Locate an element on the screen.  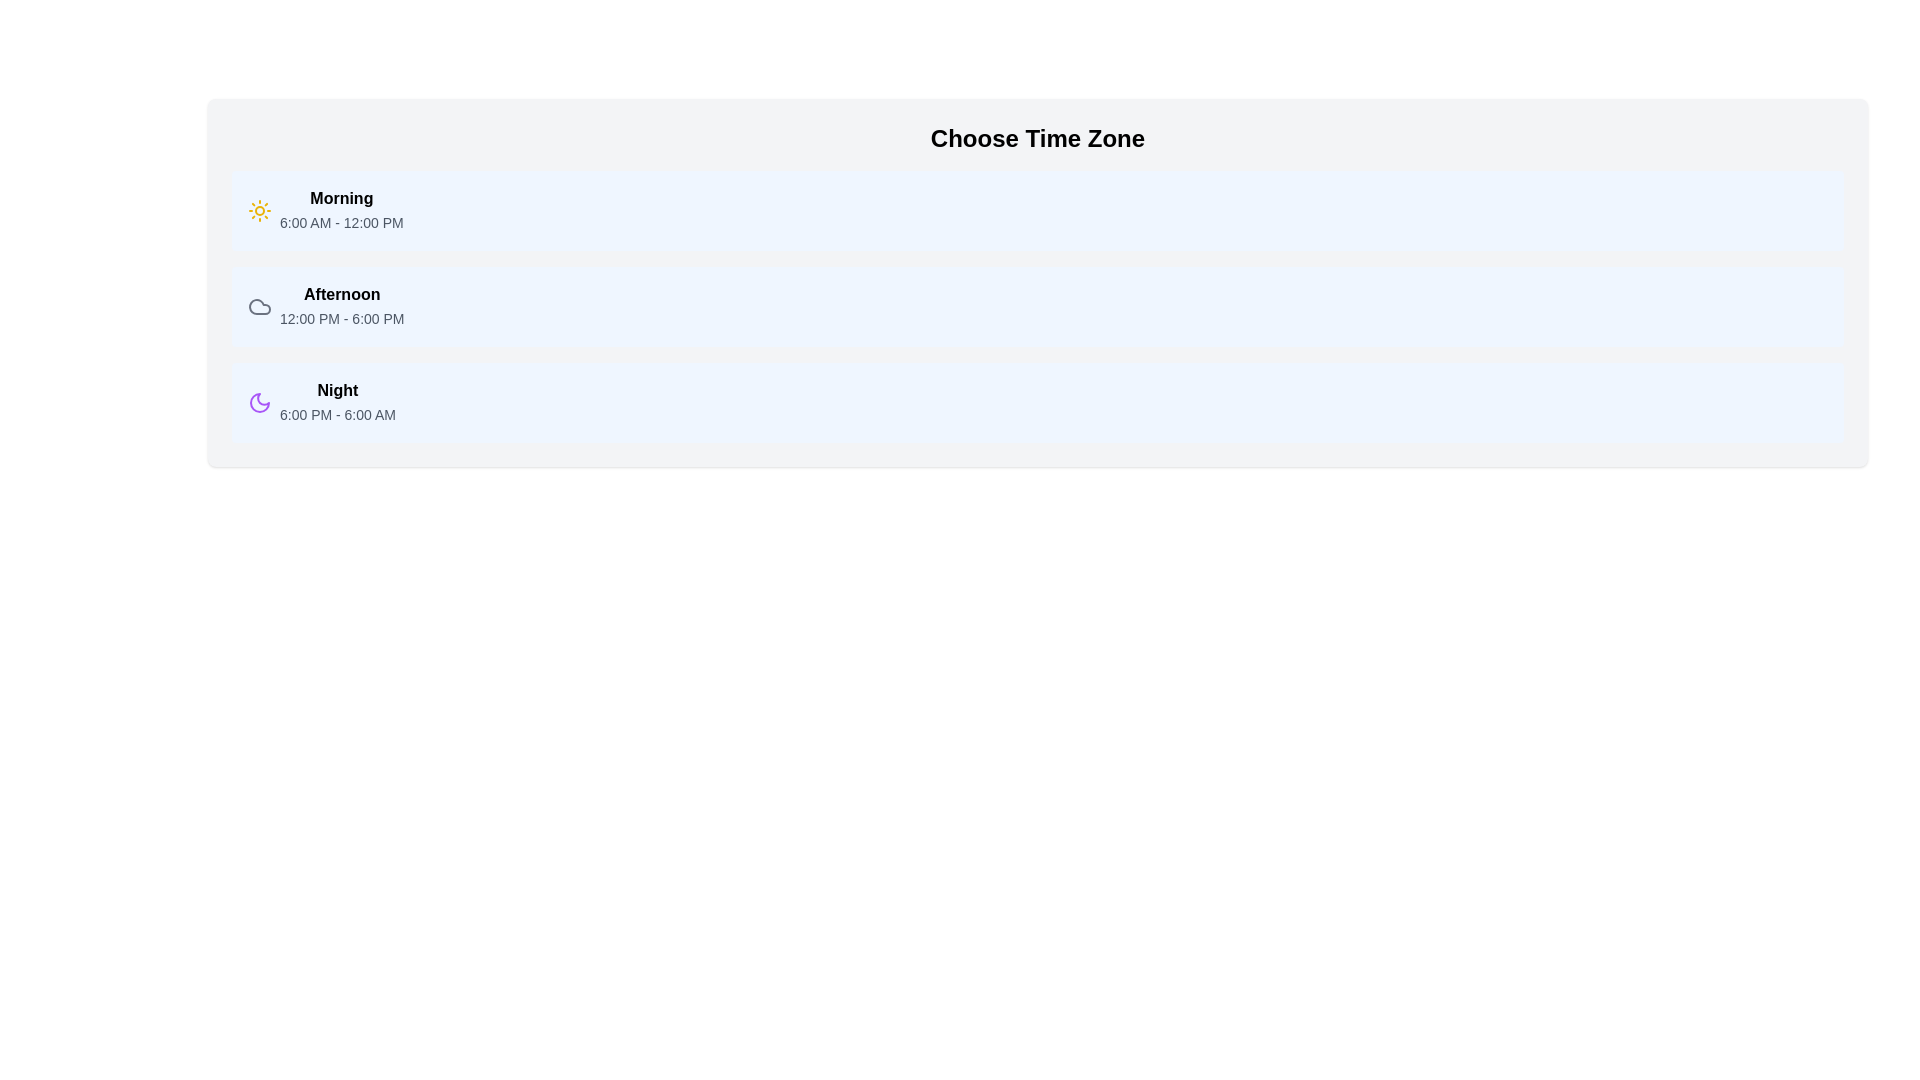
the 'Morning' time slot text label that displays '6:00 AM - 12:00 PM' in a list of time slots under the 'Choose Time Zone' heading is located at coordinates (341, 211).